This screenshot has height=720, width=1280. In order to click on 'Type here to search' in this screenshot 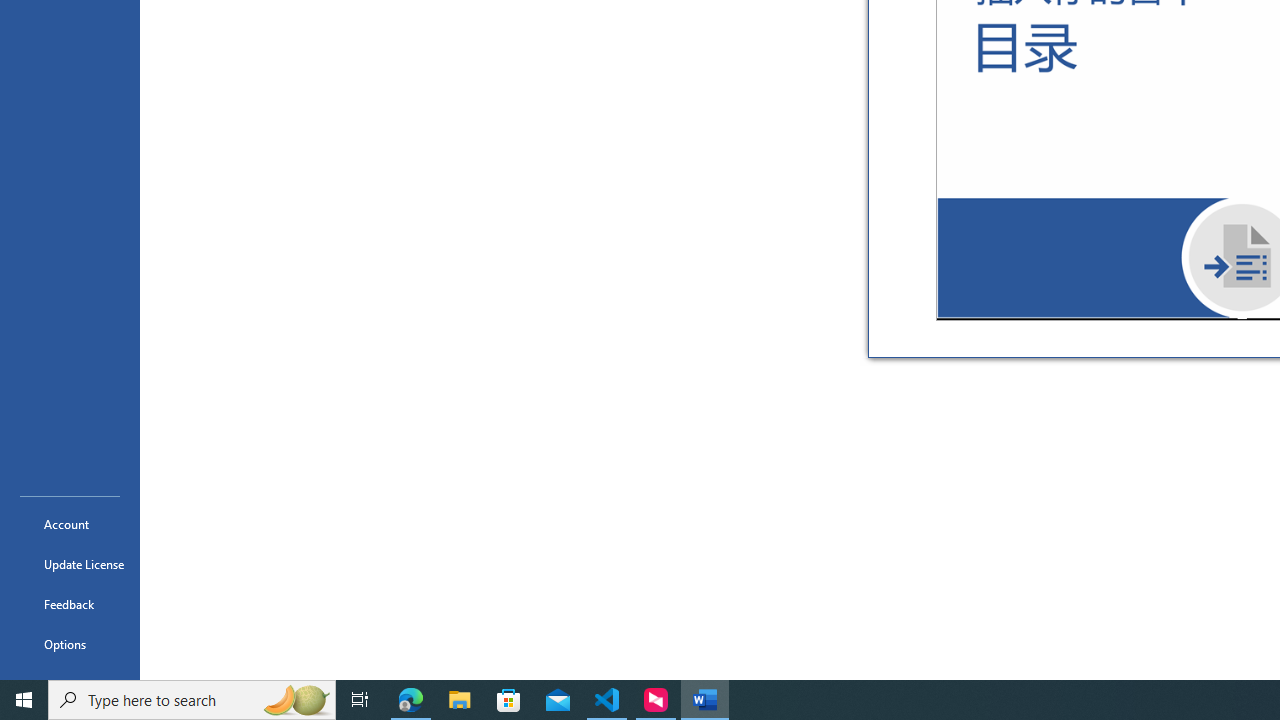, I will do `click(192, 698)`.